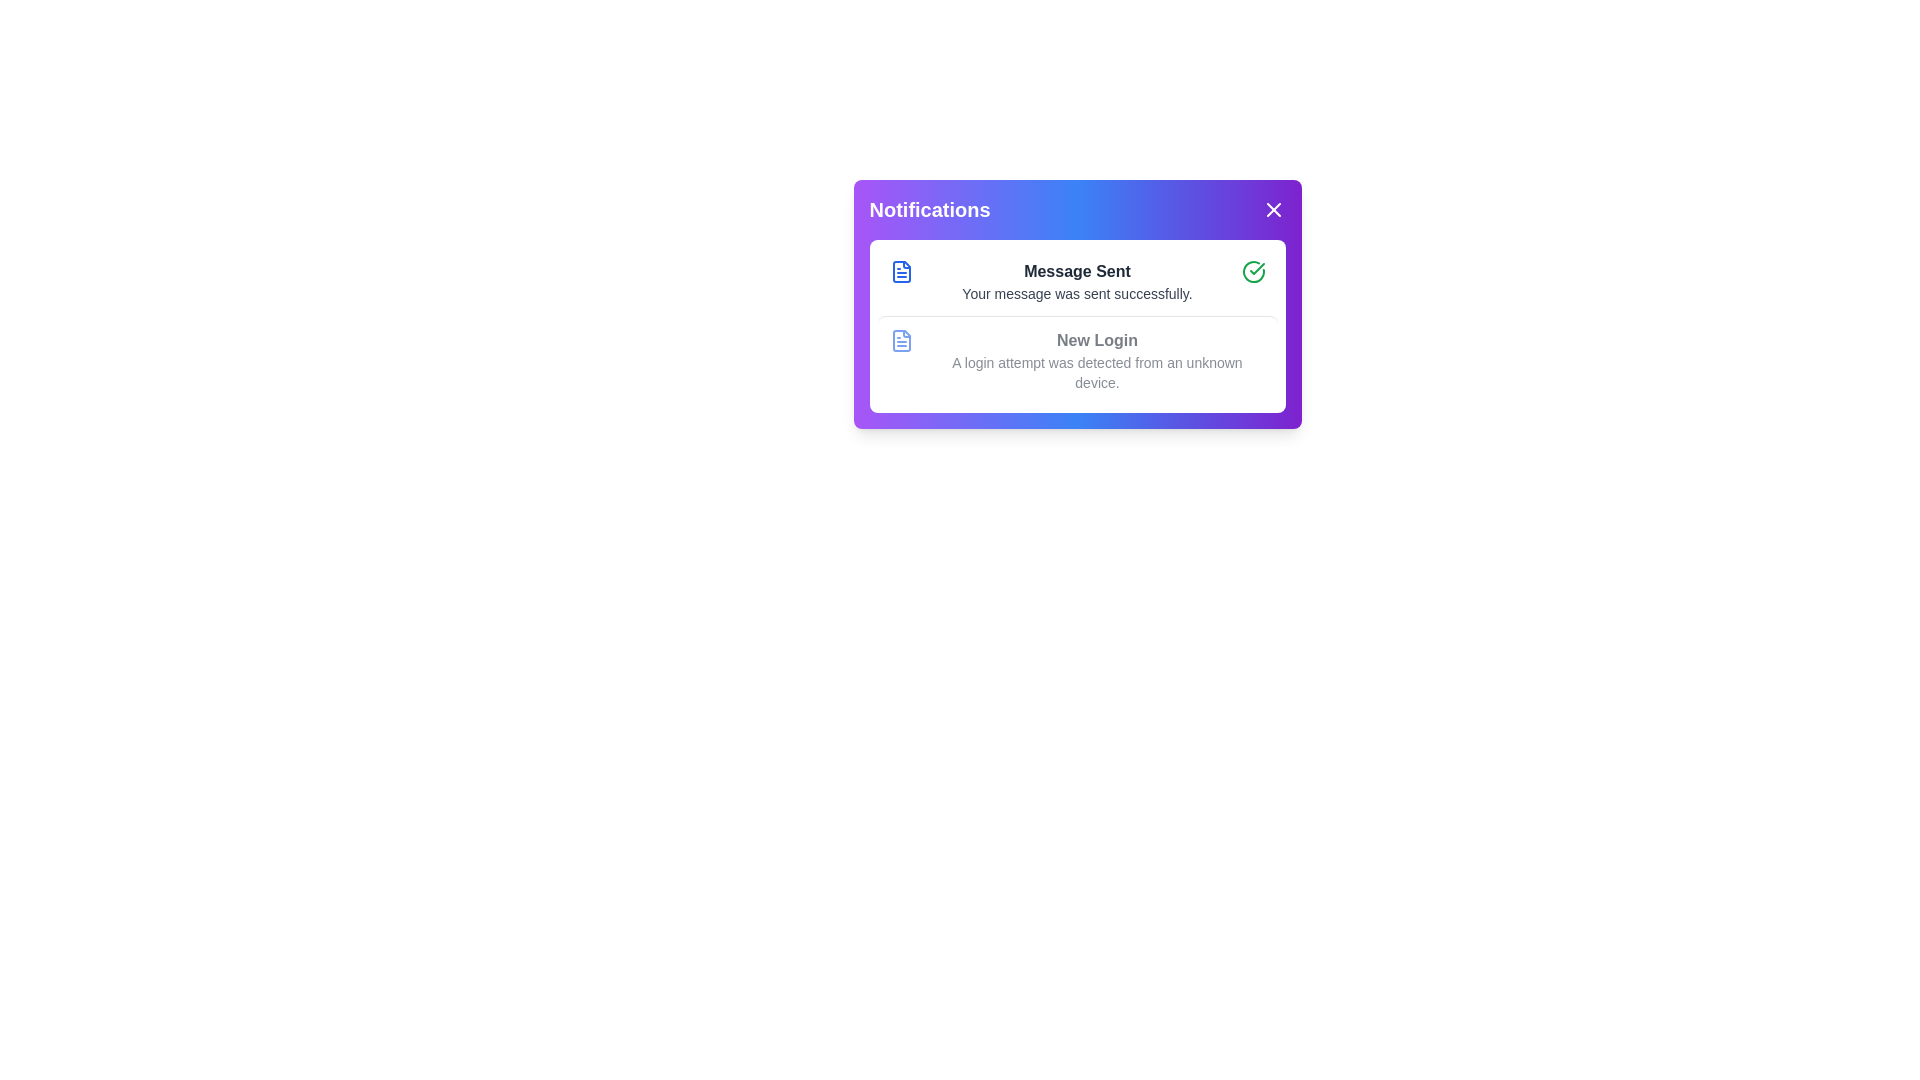 The height and width of the screenshot is (1080, 1920). What do you see at coordinates (1252, 272) in the screenshot?
I see `the status indicator icon located at the rightmost side of the 'Message Sent' notification to acknowledge or open details` at bounding box center [1252, 272].